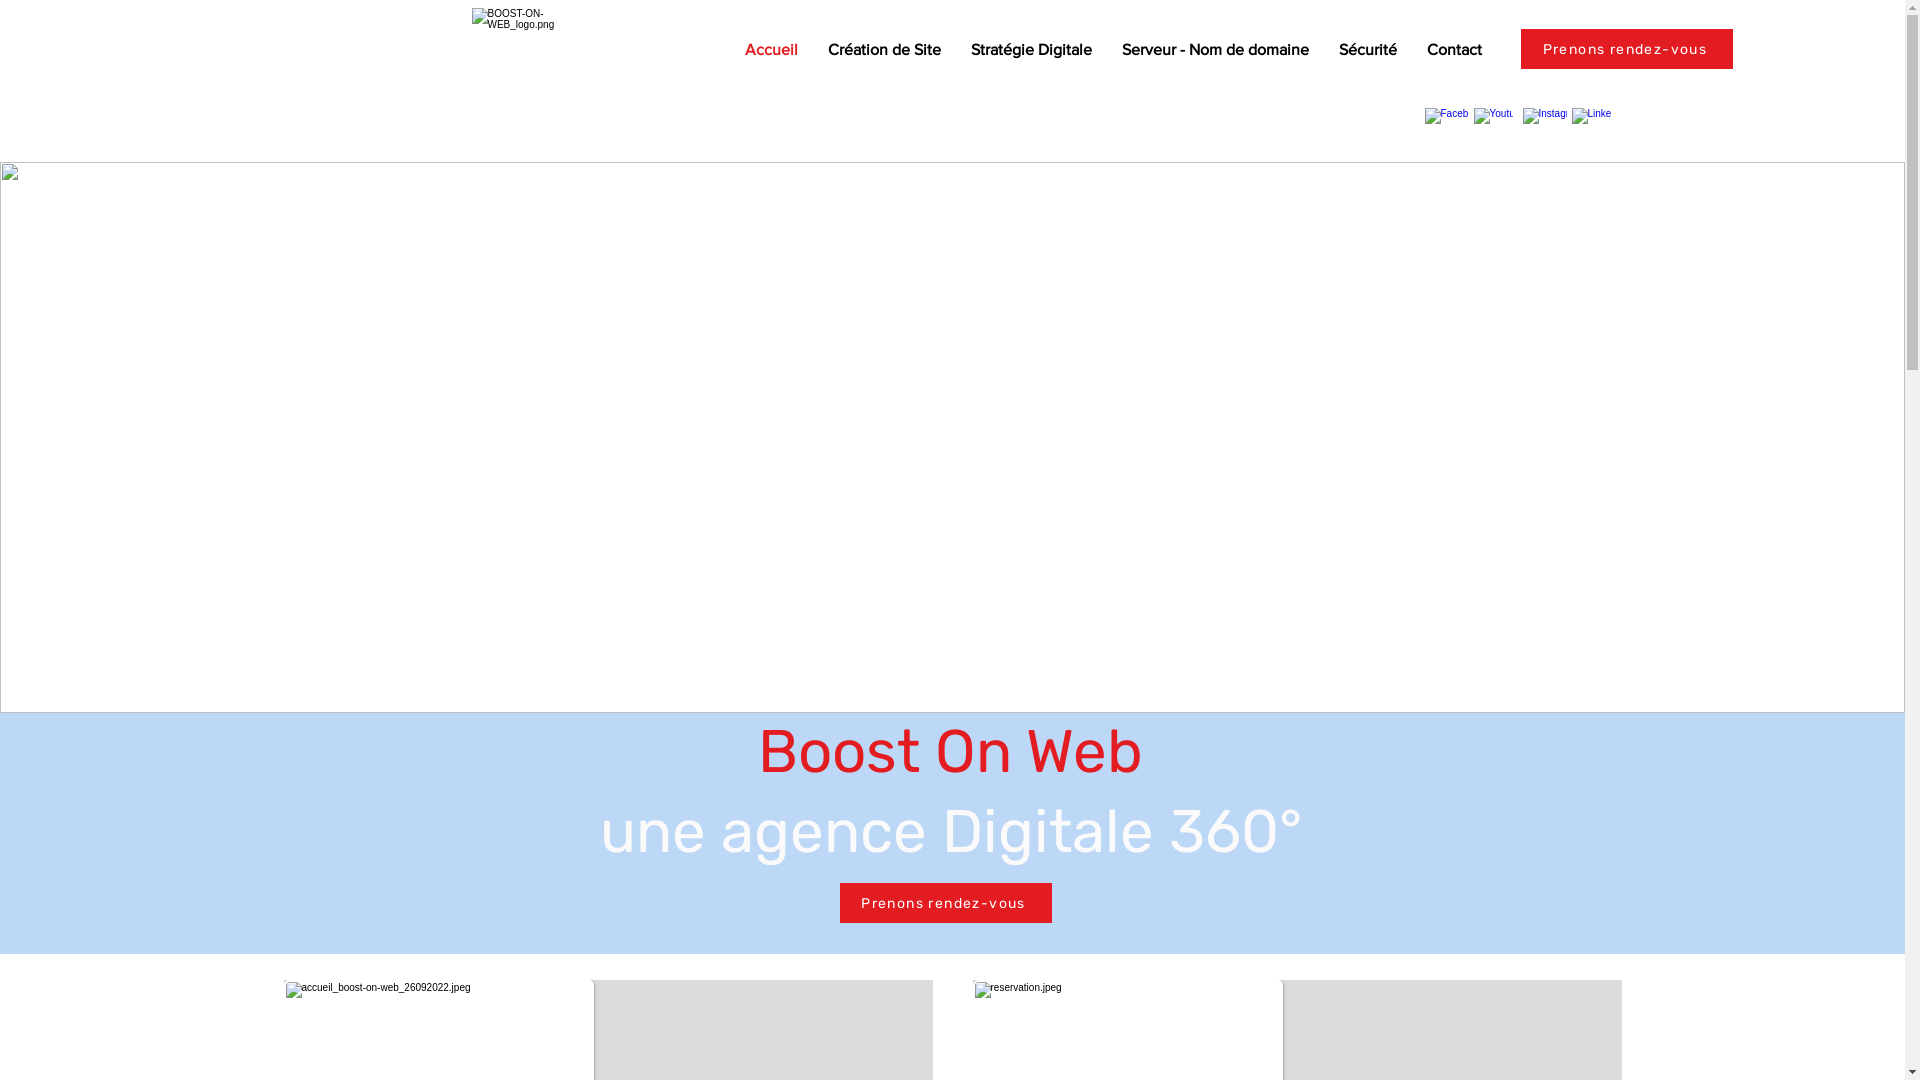 This screenshot has height=1080, width=1920. I want to click on 'Prenons rendez-vous', so click(1627, 48).